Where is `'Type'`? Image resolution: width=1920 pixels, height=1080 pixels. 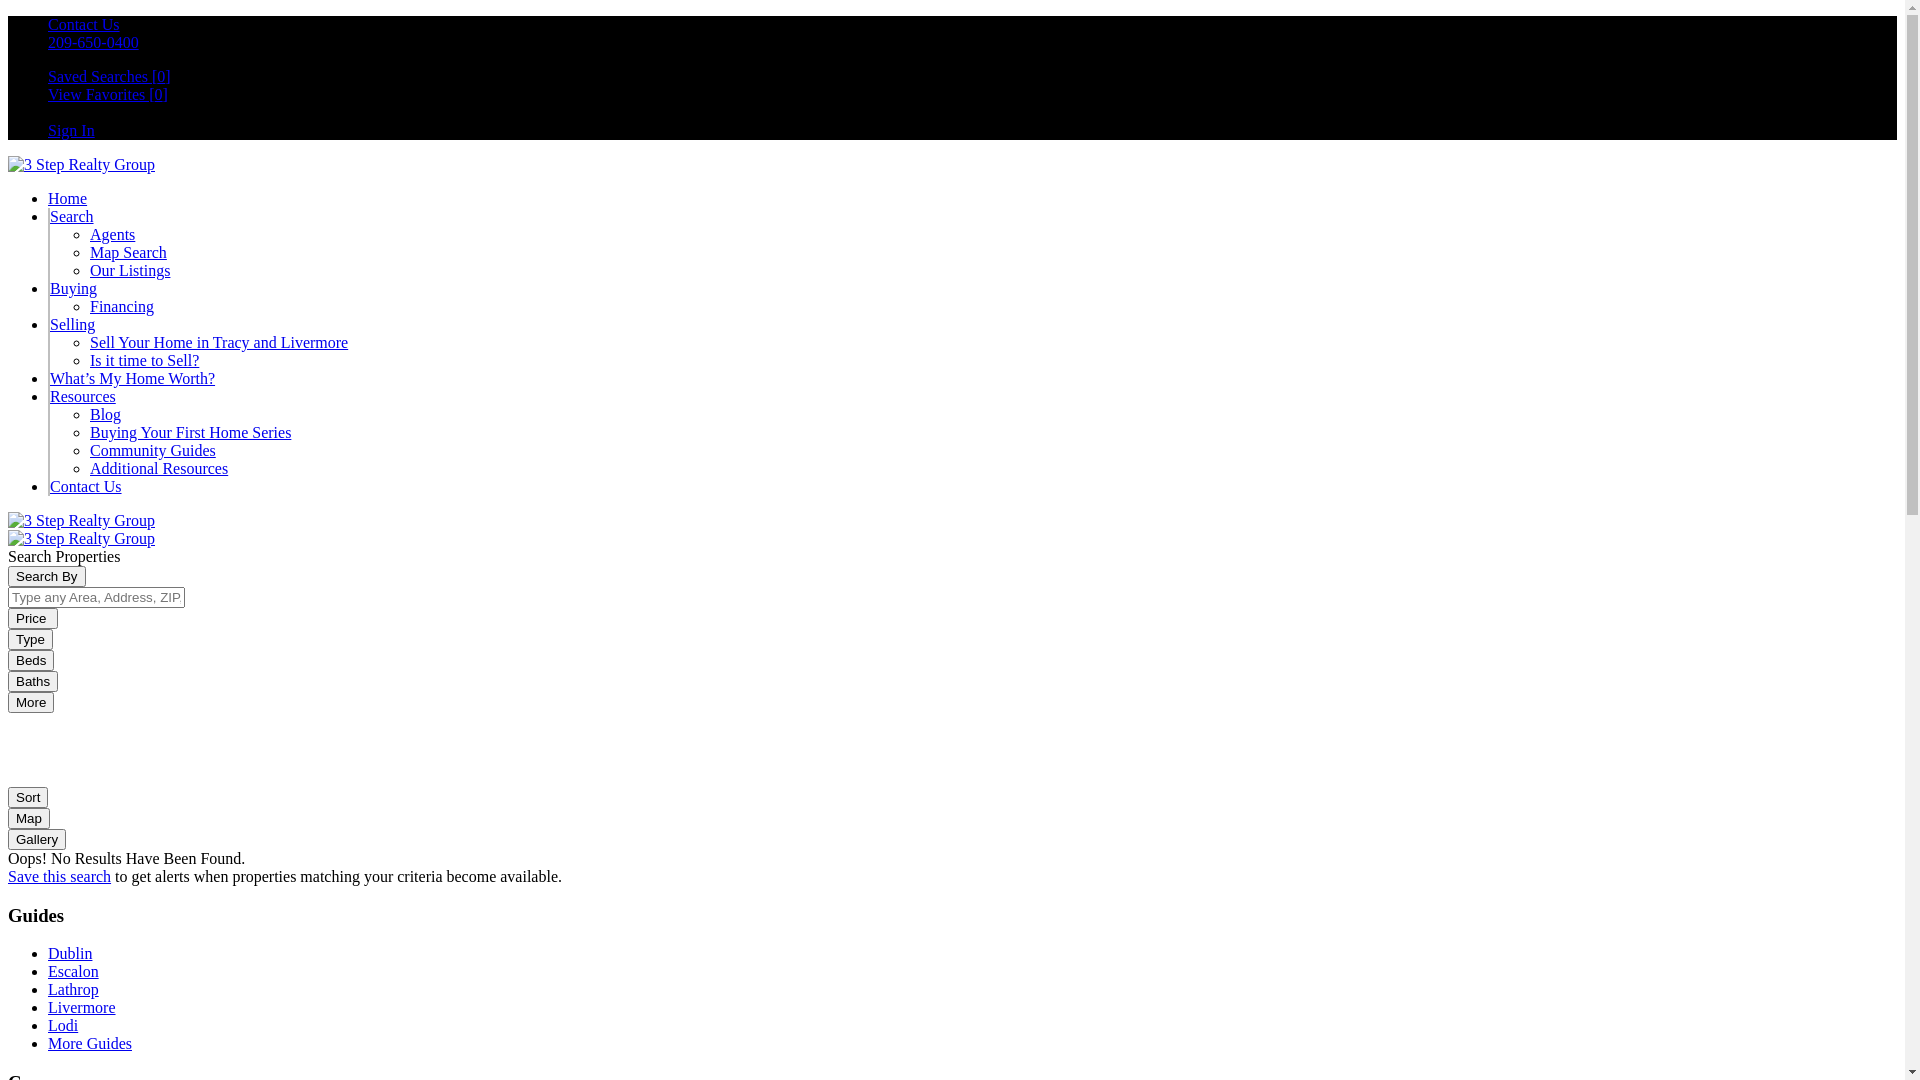 'Type' is located at coordinates (30, 639).